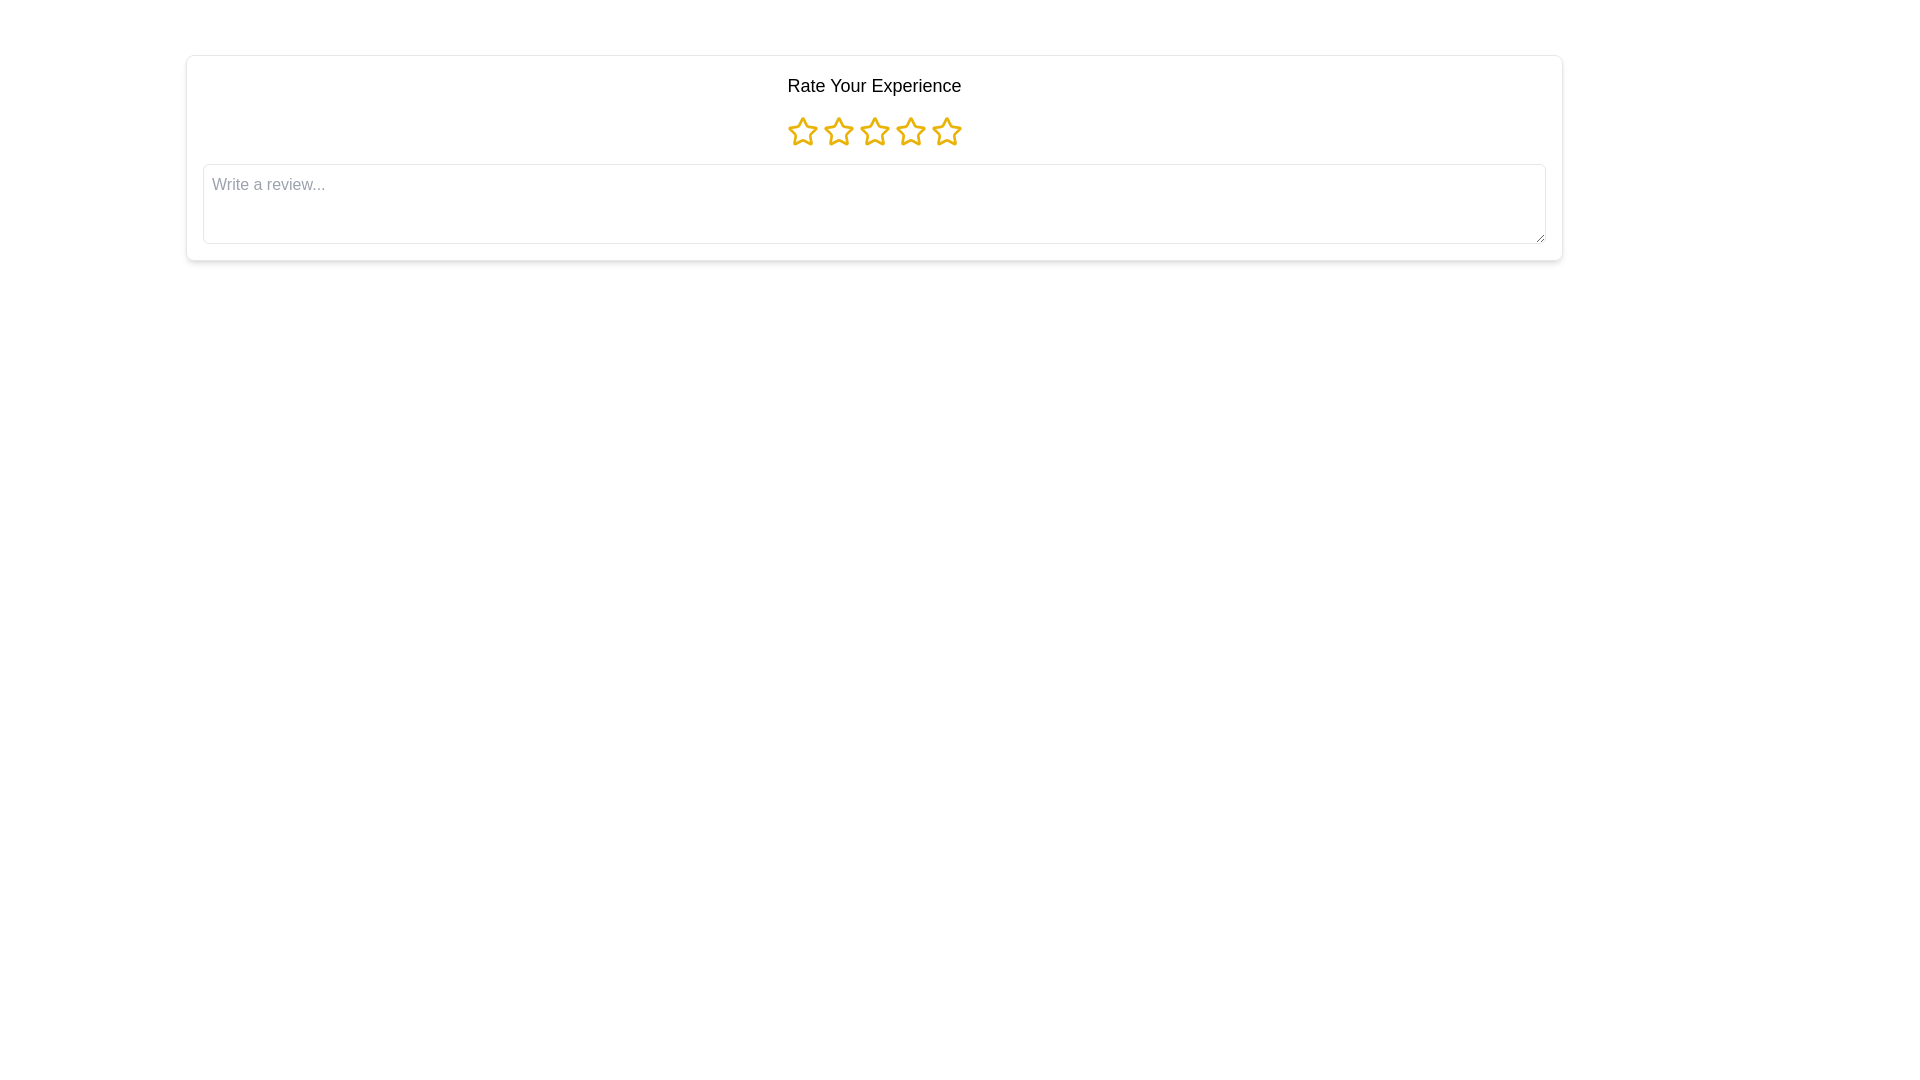  What do you see at coordinates (945, 131) in the screenshot?
I see `the fifth yellow star icon in the rating section` at bounding box center [945, 131].